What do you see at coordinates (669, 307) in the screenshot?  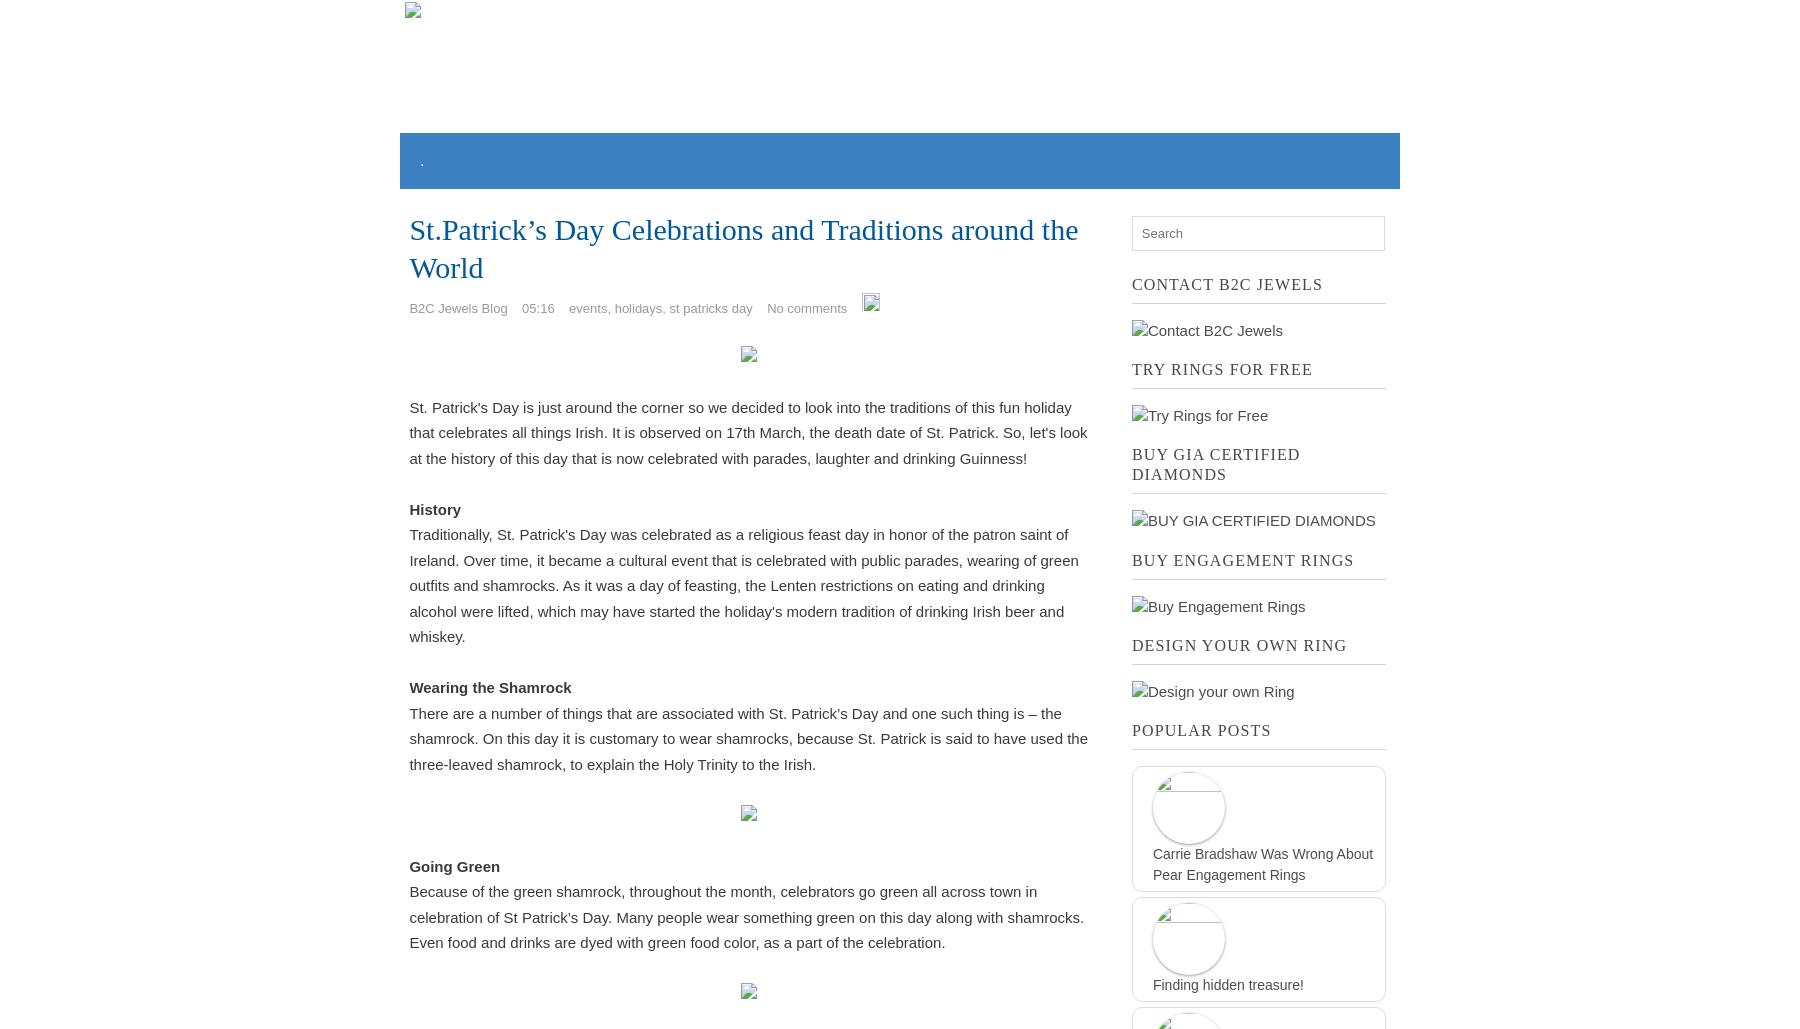 I see `'st patricks day'` at bounding box center [669, 307].